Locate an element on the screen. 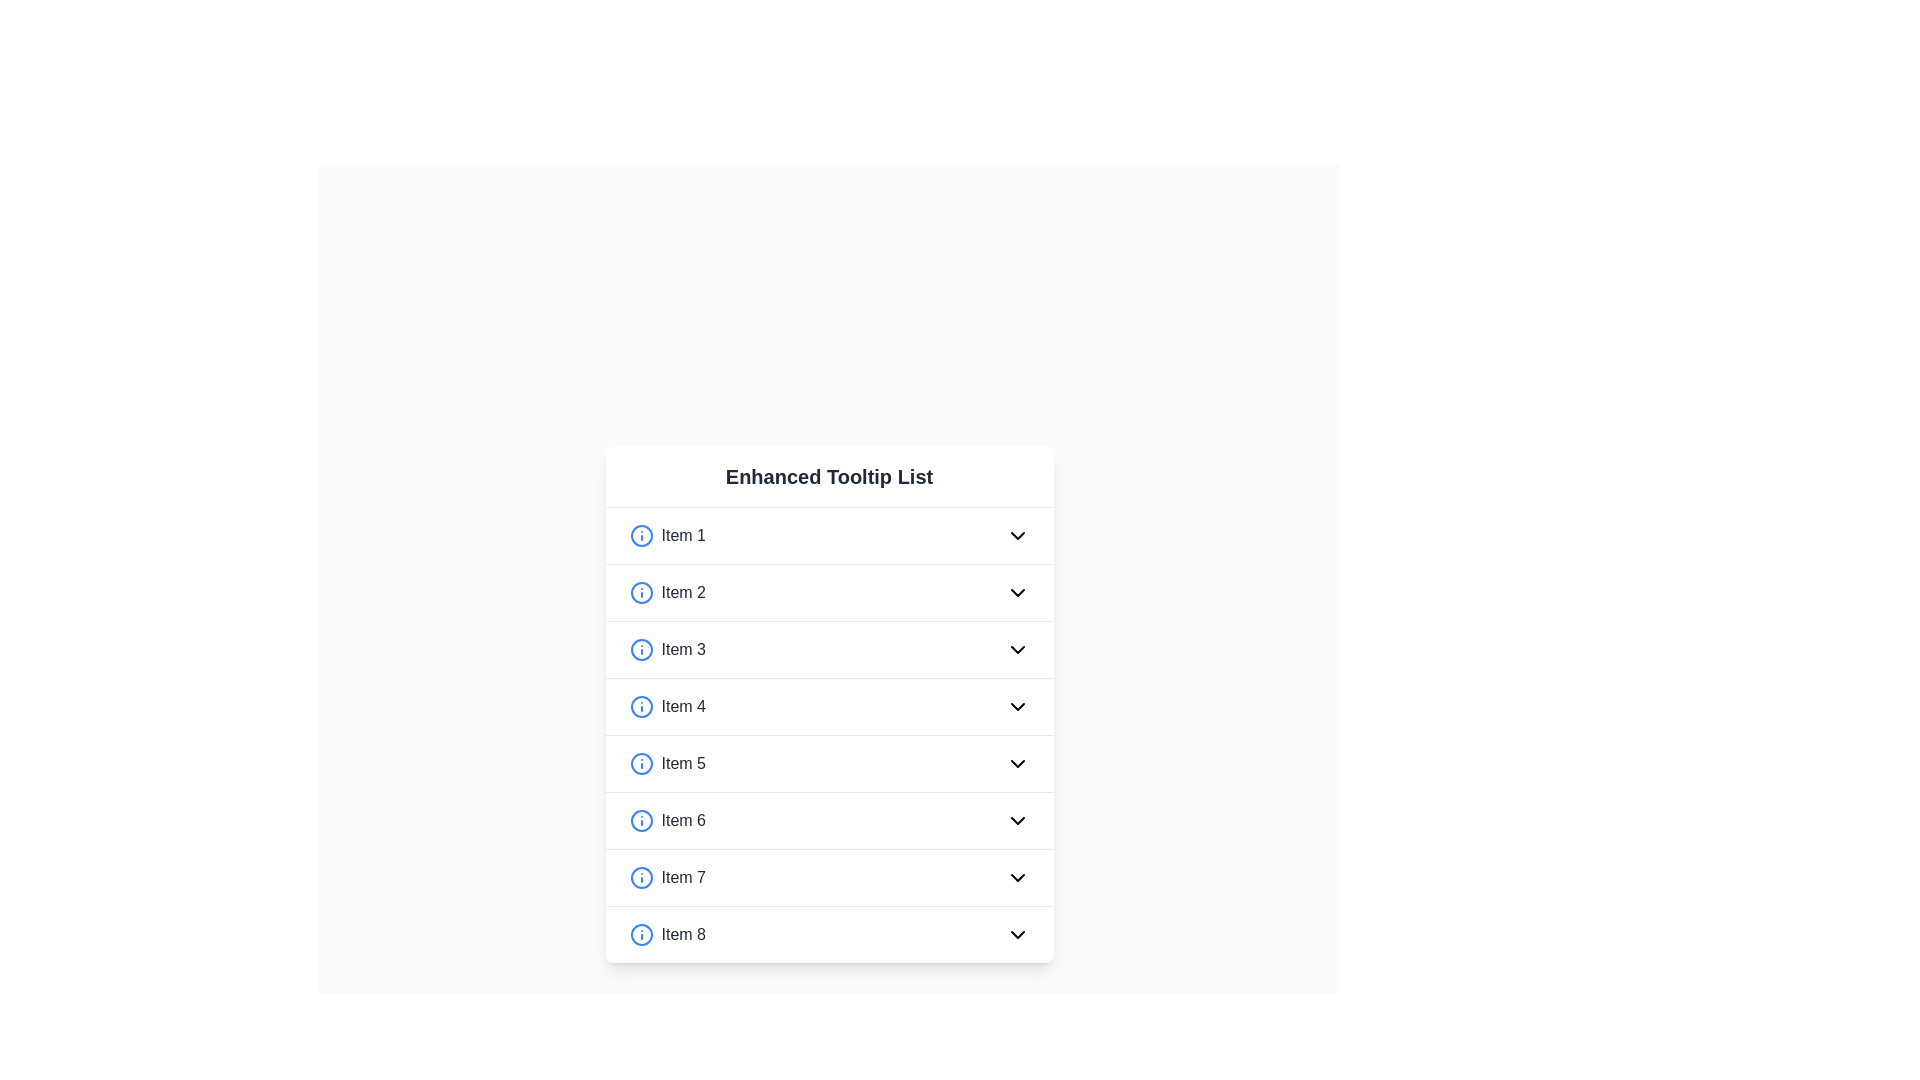  the text label identified as 'Item 4', which is located in the fourth row of the vertically stacked list layout is located at coordinates (667, 705).